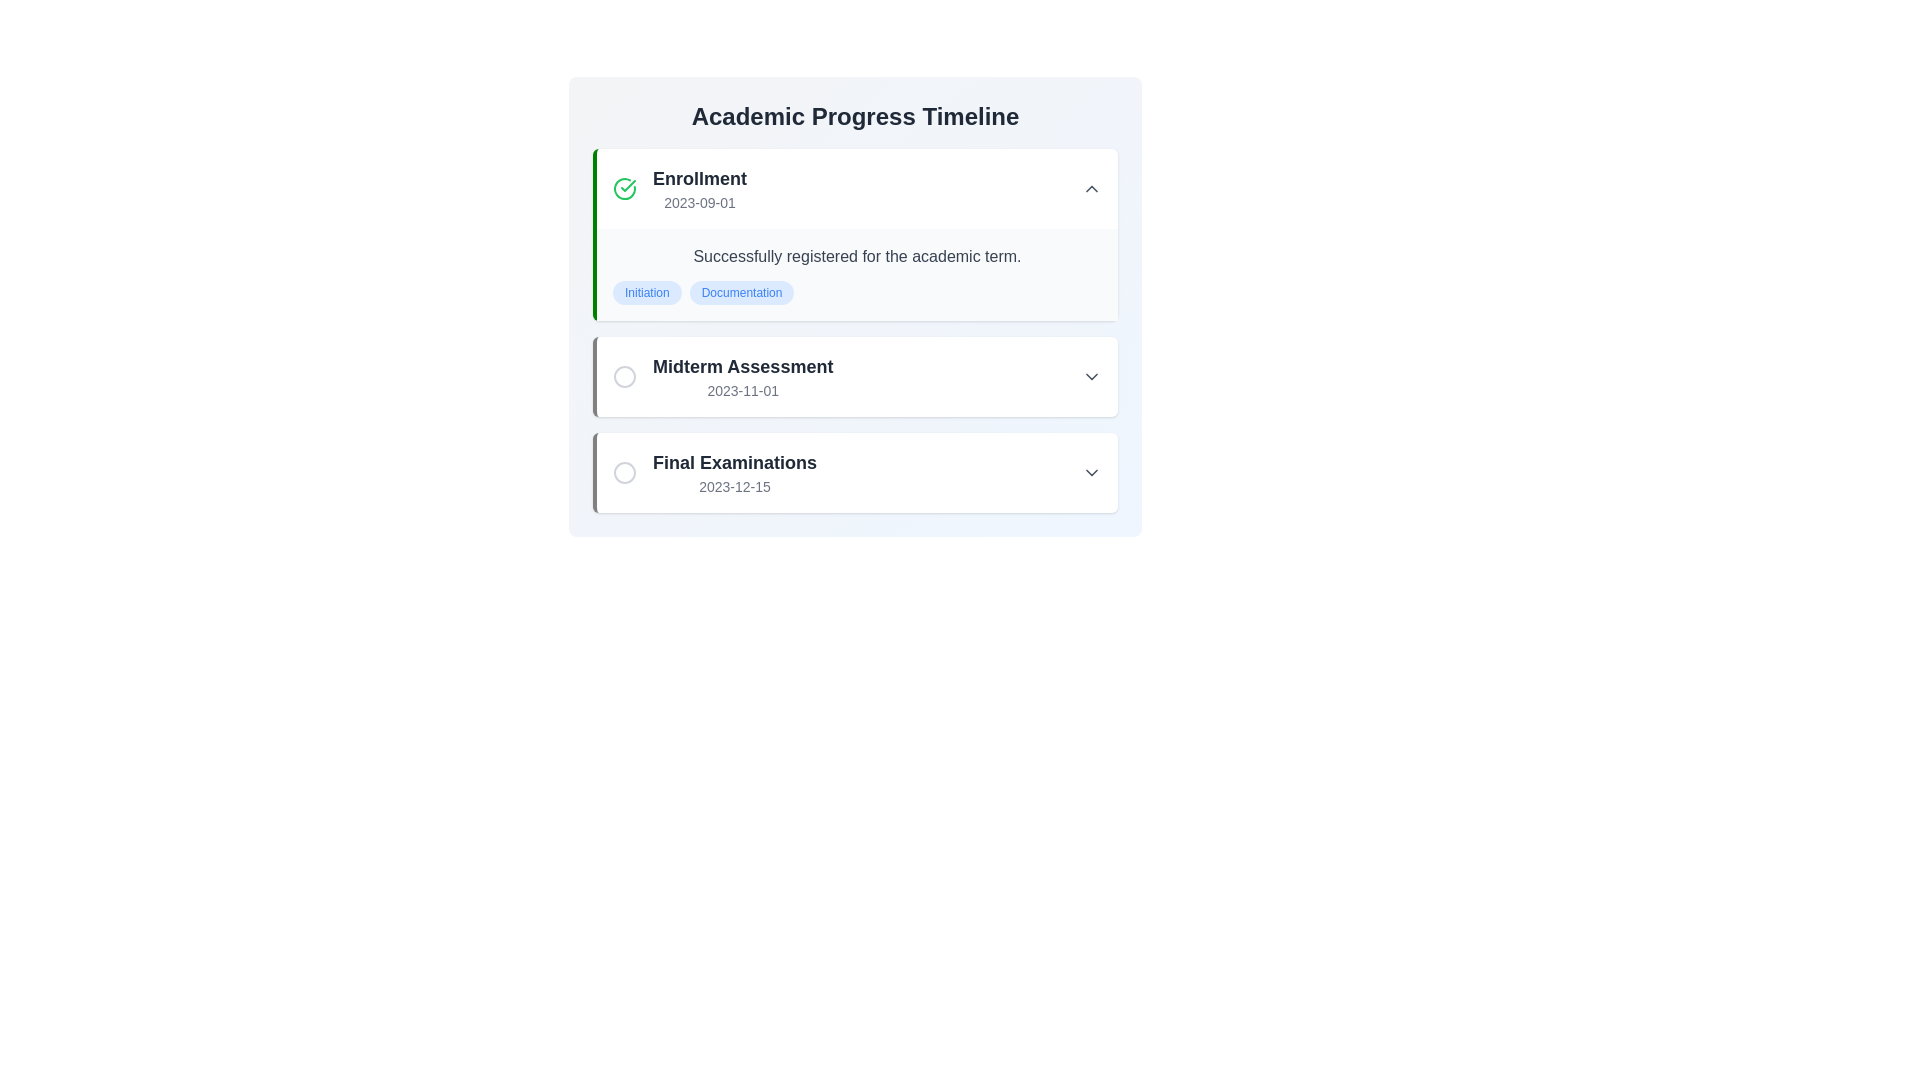 The width and height of the screenshot is (1920, 1080). I want to click on the circular icon with a gray outline located next to the 'Final Examinations' text, which is horizontally aligned with it, so click(623, 473).